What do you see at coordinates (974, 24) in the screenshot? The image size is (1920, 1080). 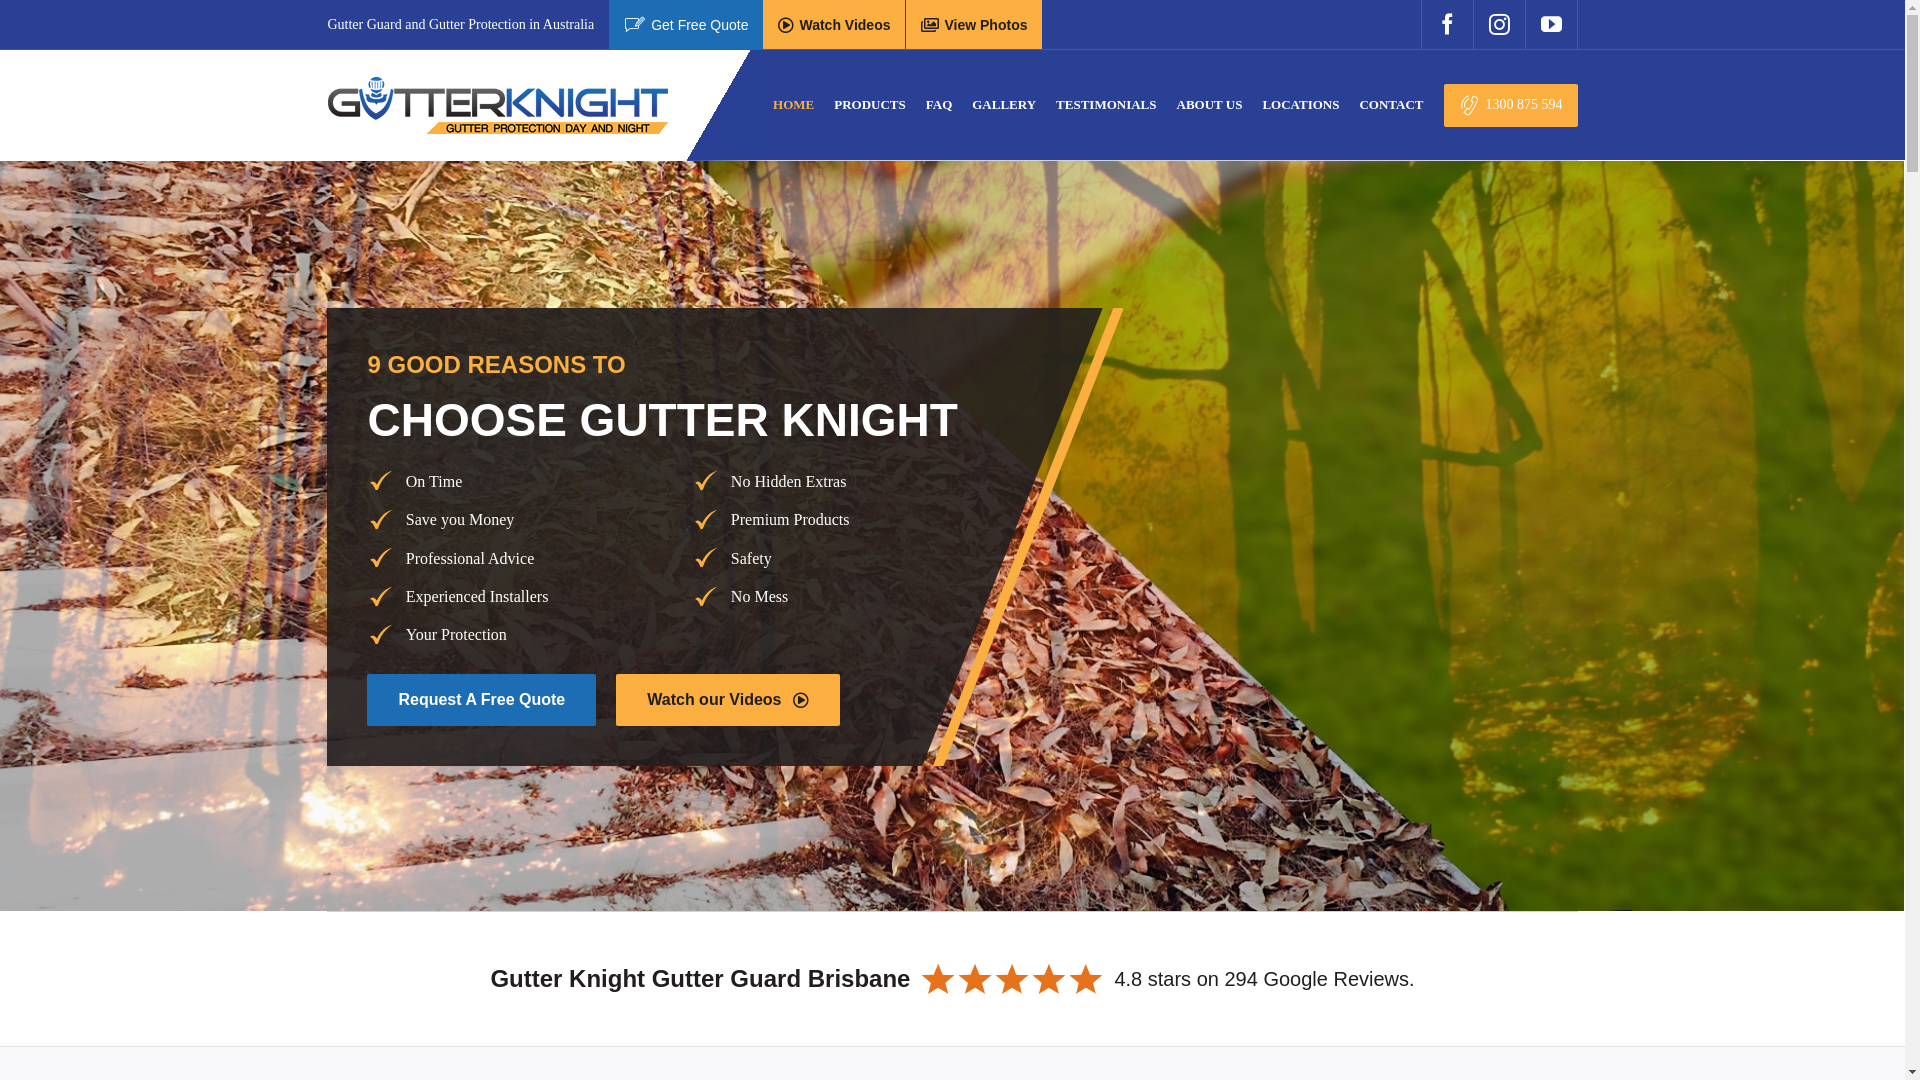 I see `'View Photos'` at bounding box center [974, 24].